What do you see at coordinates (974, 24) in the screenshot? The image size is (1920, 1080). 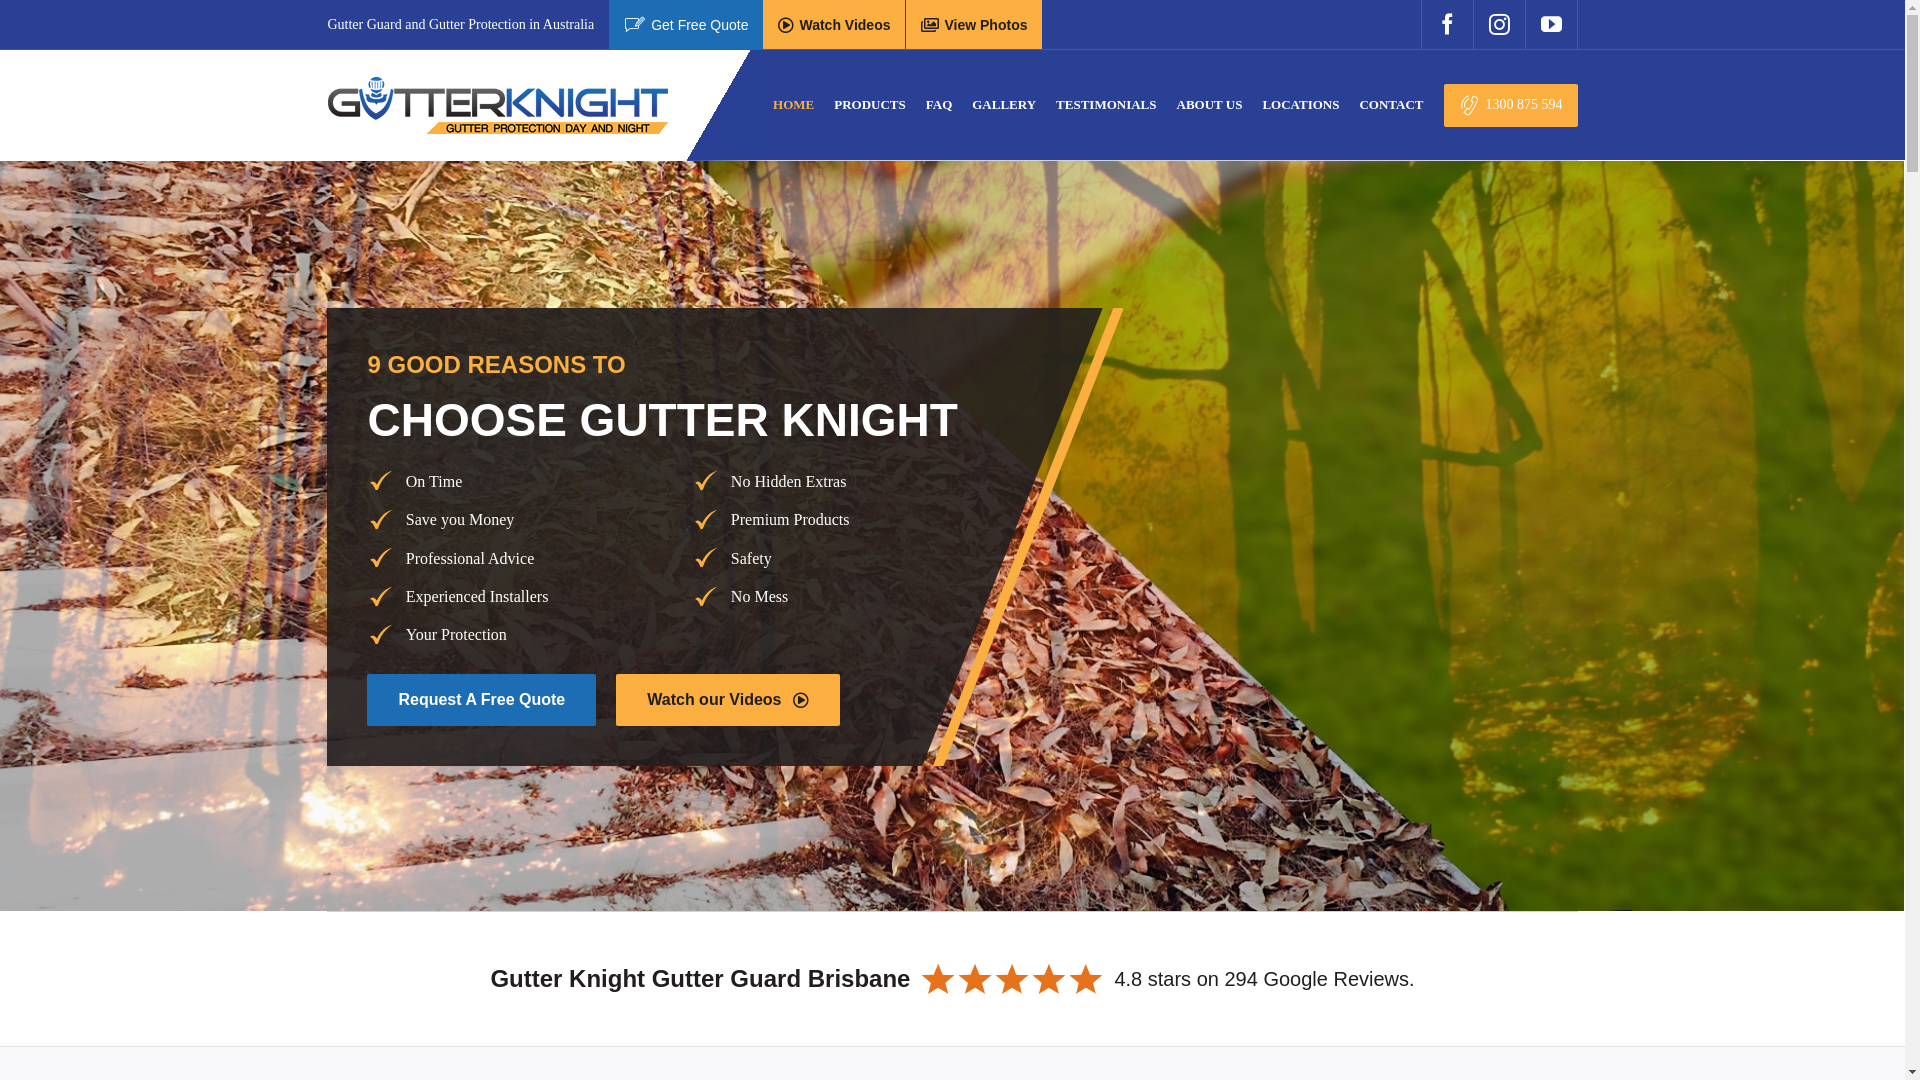 I see `'View Photos'` at bounding box center [974, 24].